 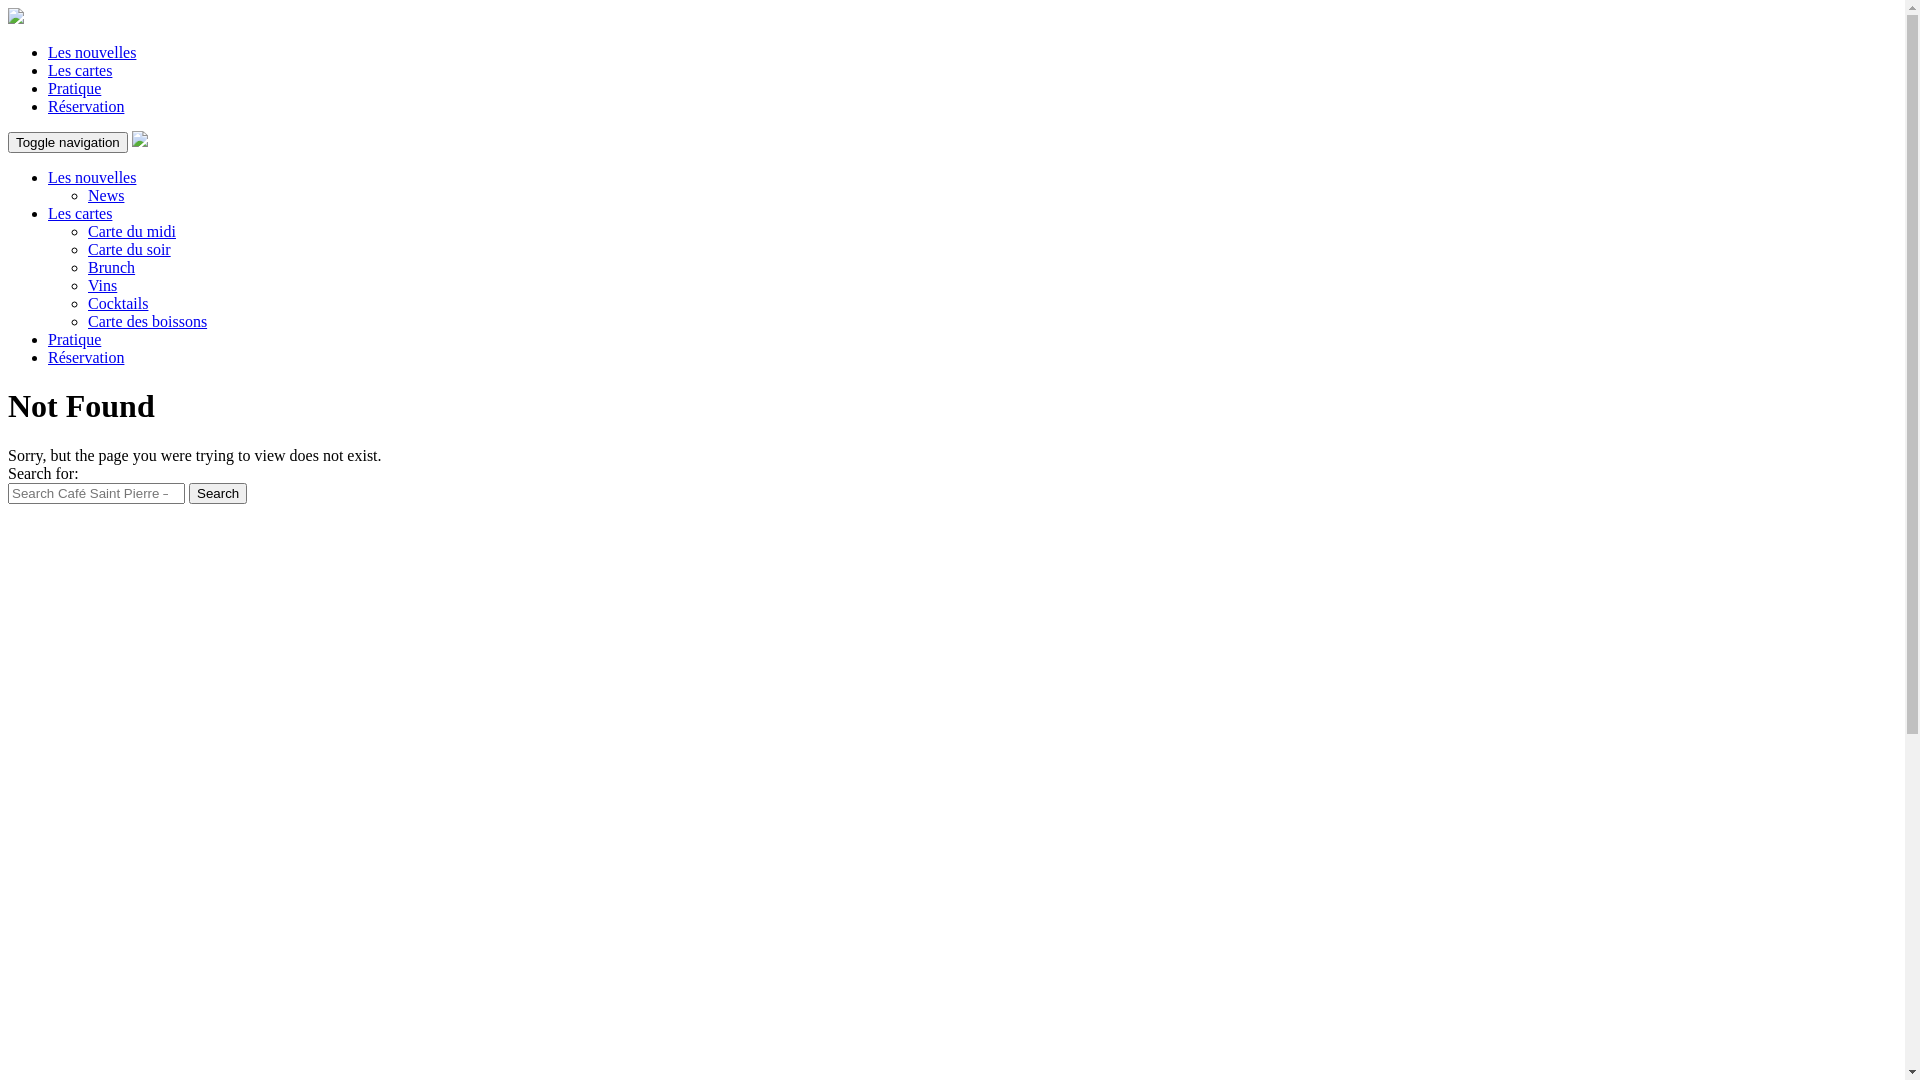 What do you see at coordinates (74, 338) in the screenshot?
I see `'Pratique'` at bounding box center [74, 338].